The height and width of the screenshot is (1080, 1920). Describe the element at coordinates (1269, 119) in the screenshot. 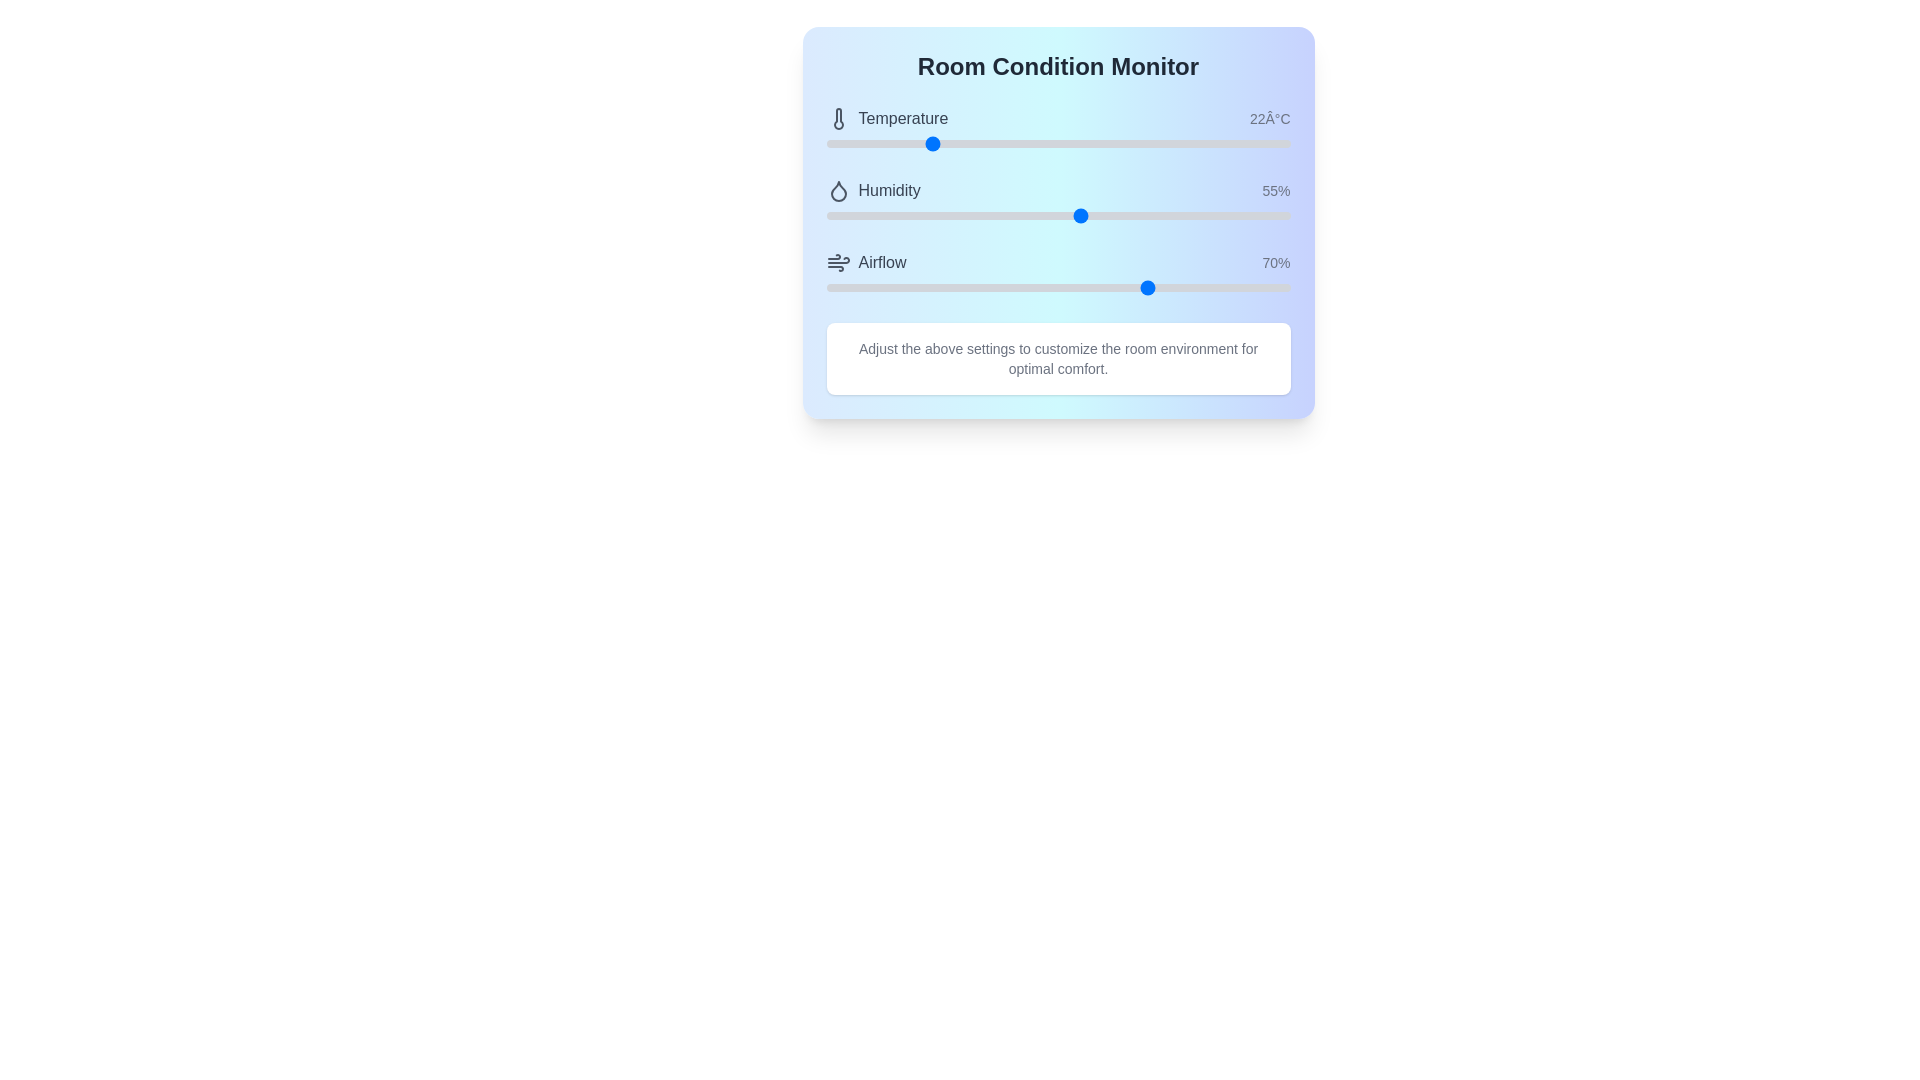

I see `displayed temperature information from the Text label that shows the current temperature value in the 'Temperature' section of the 'Room Condition Monitor' interface, located to the right of the 'Temperature' label and thermometer icon` at that location.